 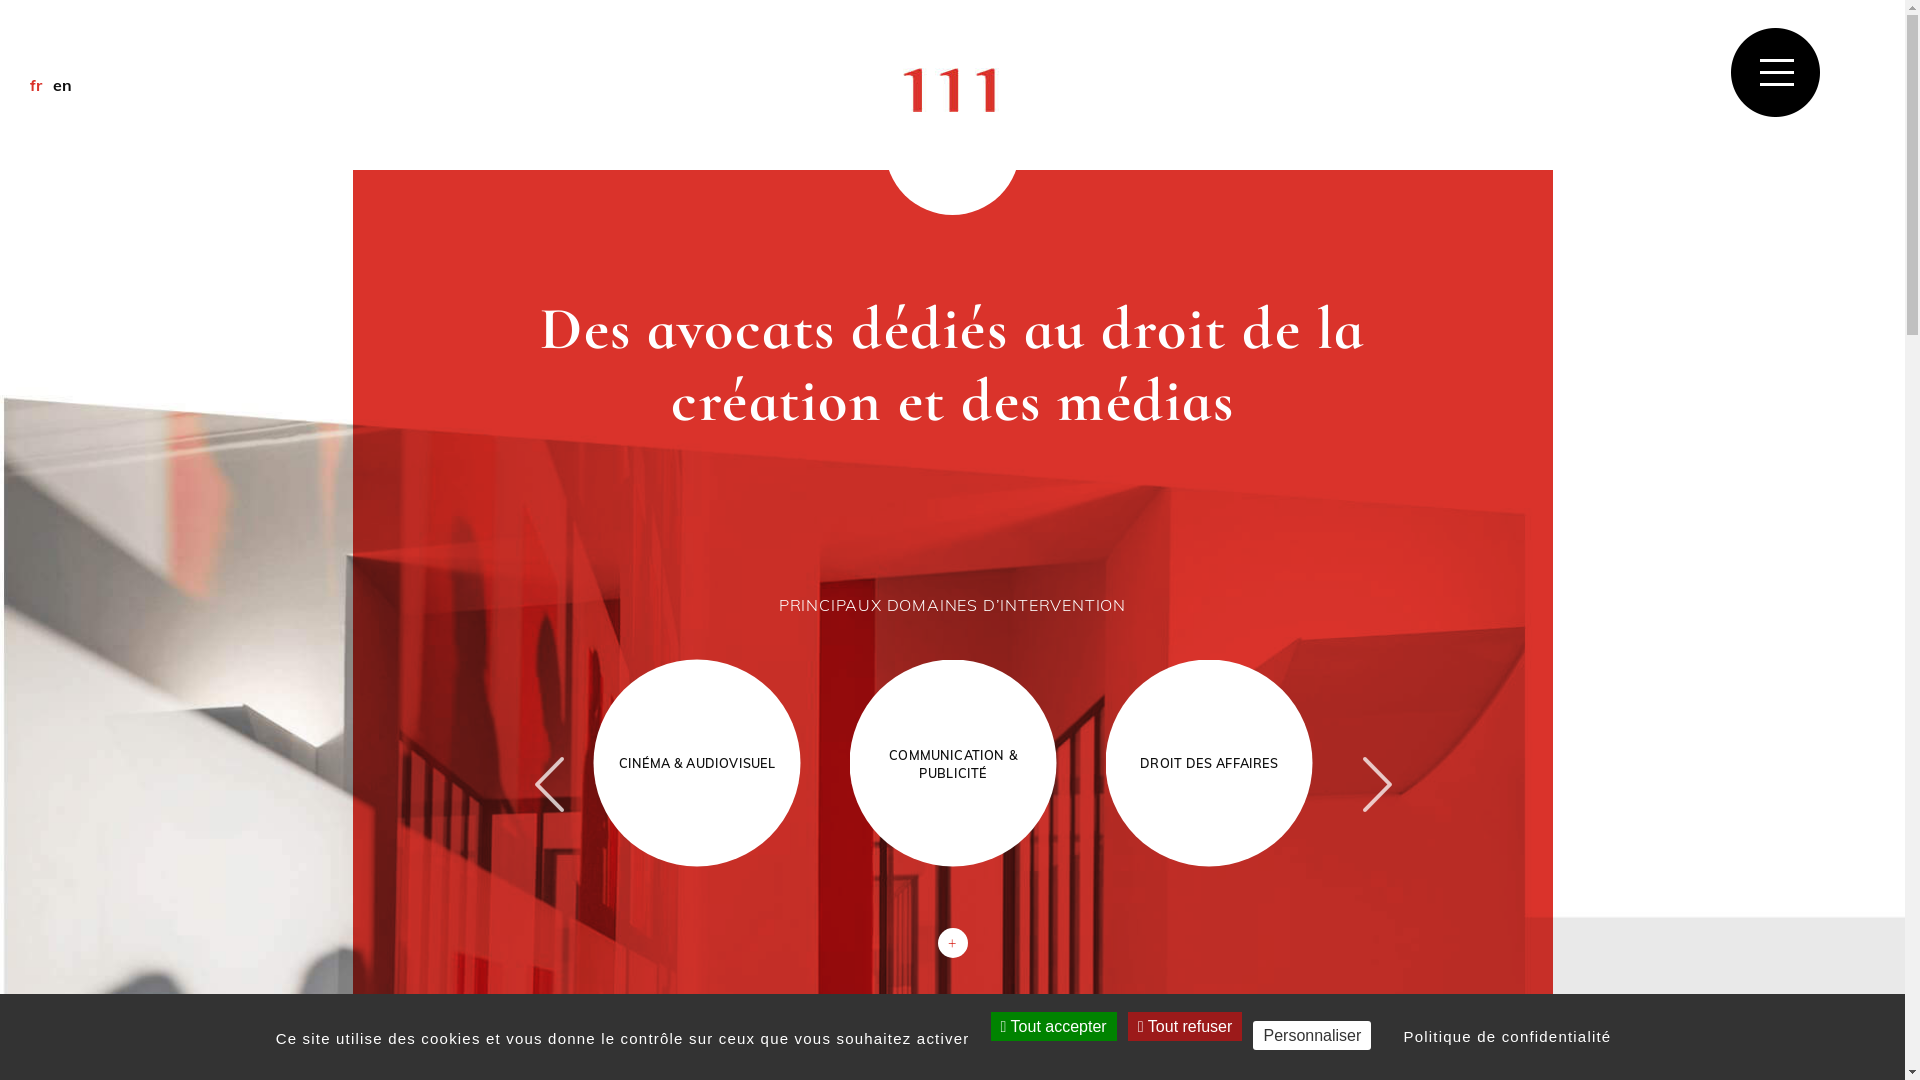 I want to click on 'Tout refuser', so click(x=1128, y=1026).